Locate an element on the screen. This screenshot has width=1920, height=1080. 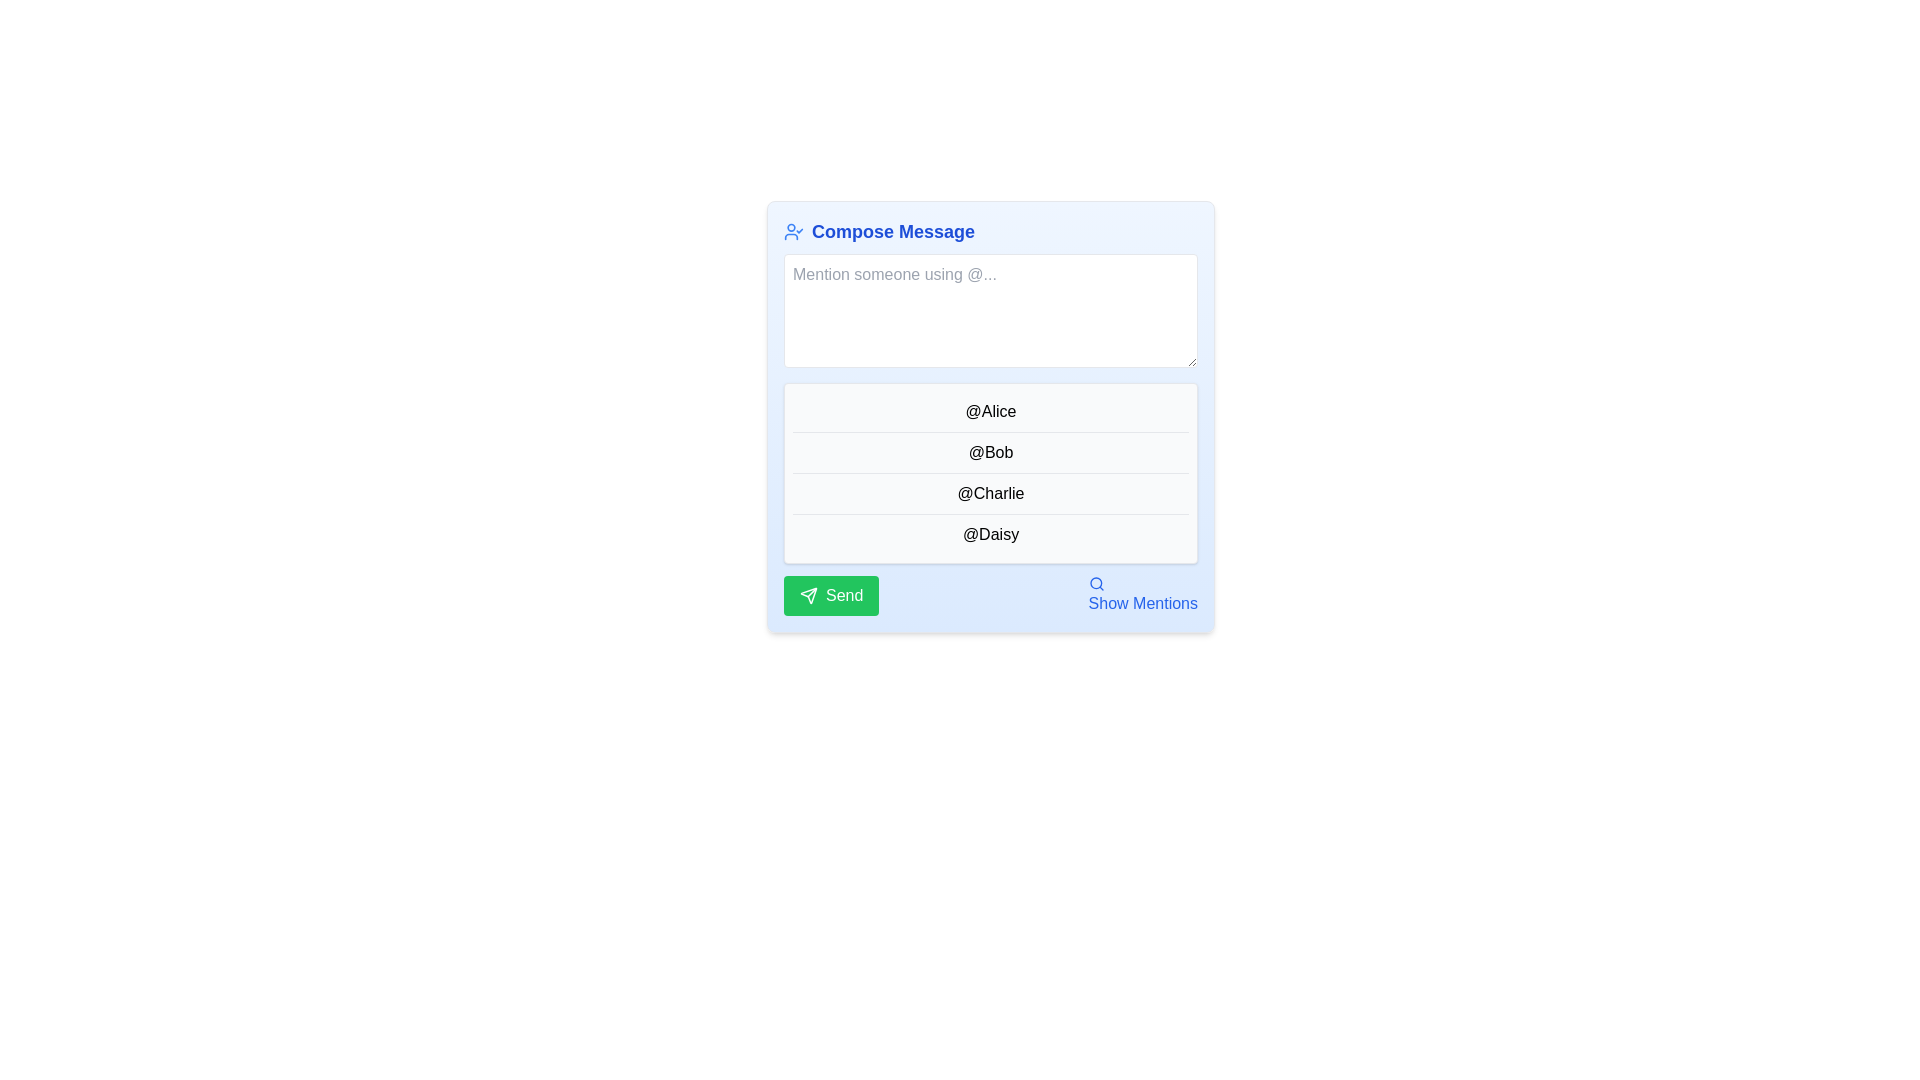
the Circle SVG element is located at coordinates (1094, 583).